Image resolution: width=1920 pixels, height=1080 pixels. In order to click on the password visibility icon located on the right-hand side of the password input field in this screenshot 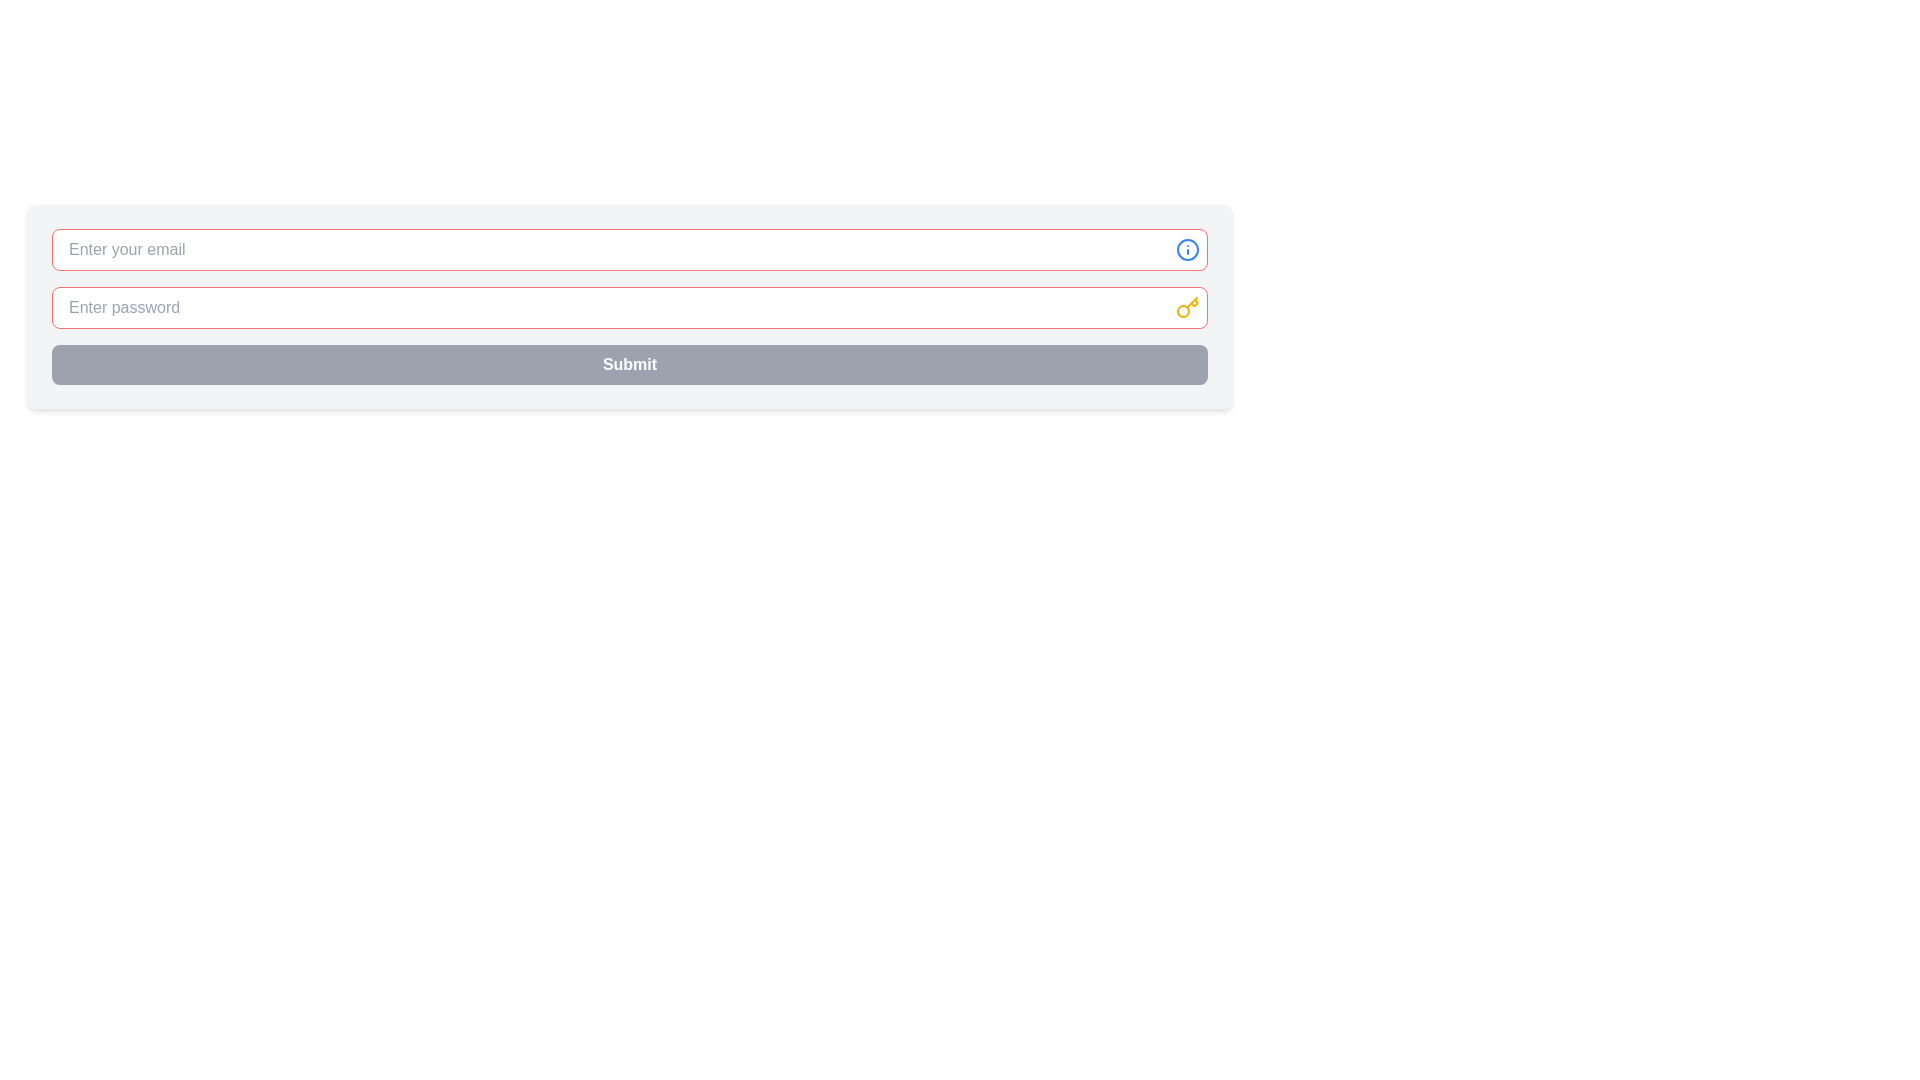, I will do `click(1188, 308)`.